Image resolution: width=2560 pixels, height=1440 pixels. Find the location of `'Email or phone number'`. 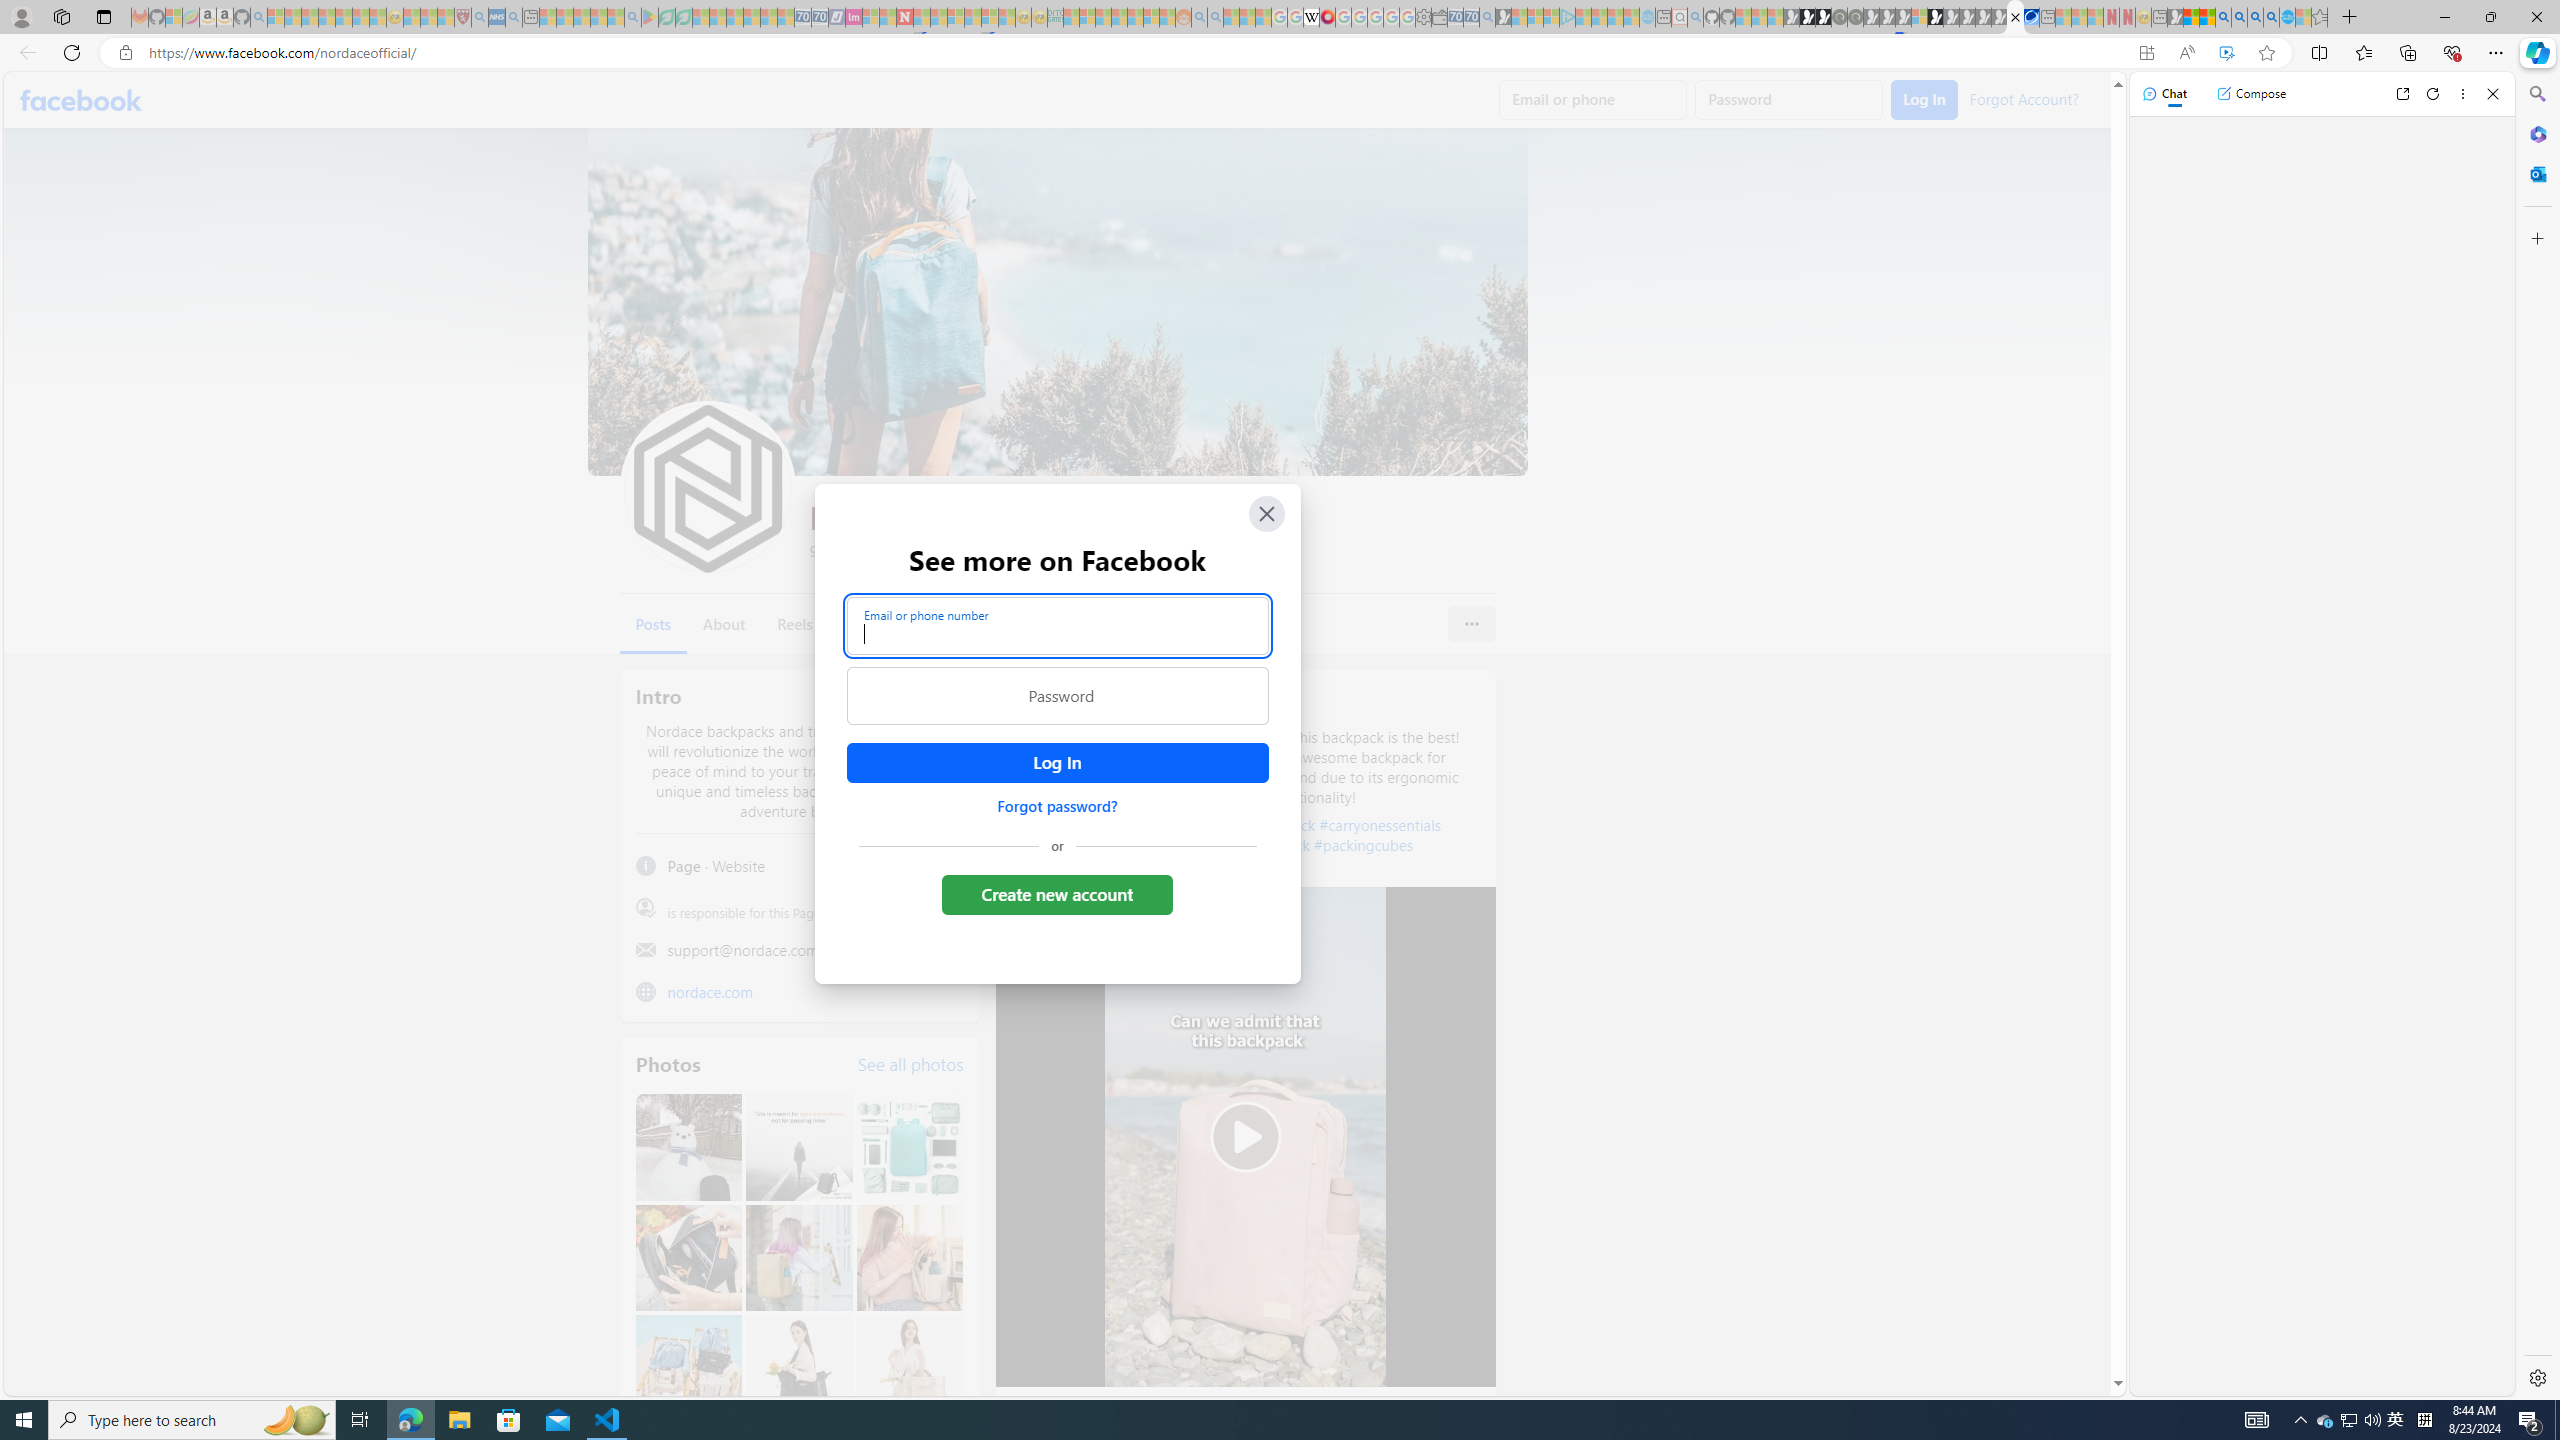

'Email or phone number' is located at coordinates (1056, 624).